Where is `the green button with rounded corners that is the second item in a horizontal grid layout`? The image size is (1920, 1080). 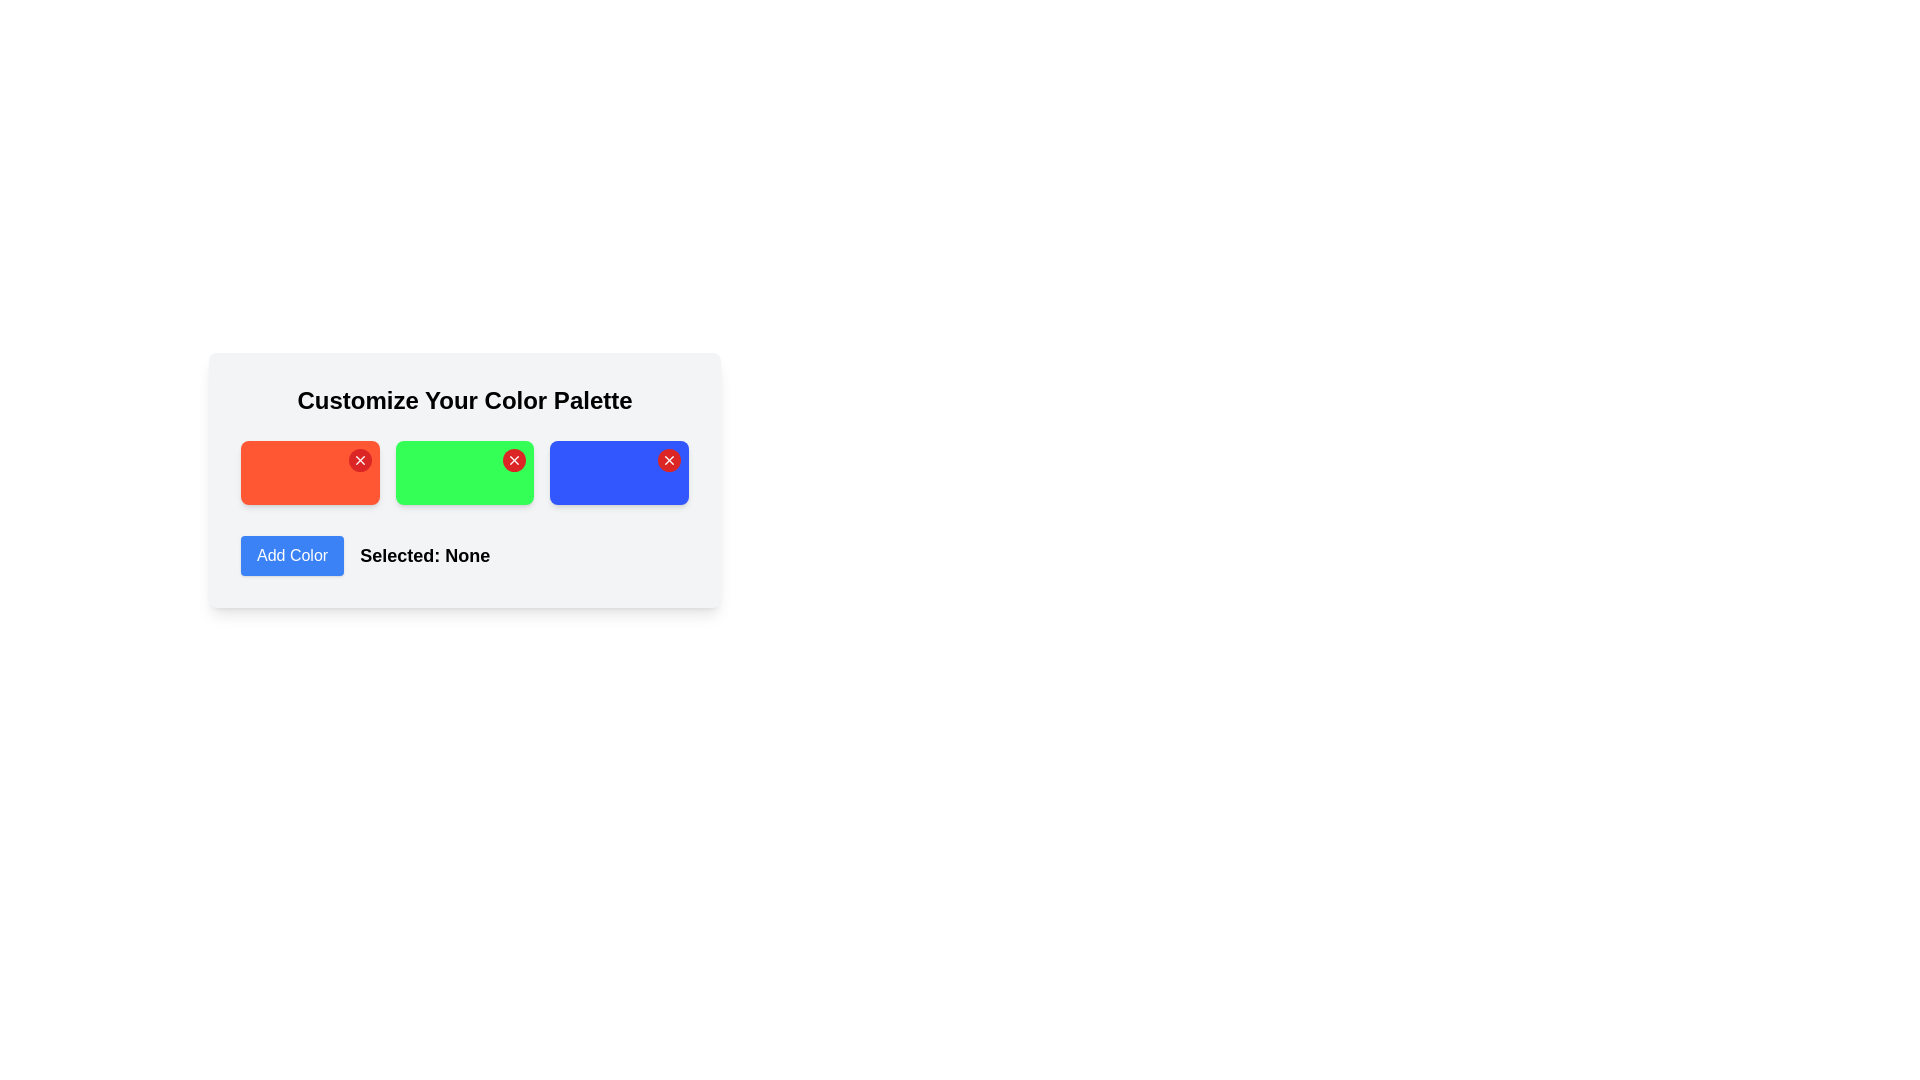
the green button with rounded corners that is the second item in a horizontal grid layout is located at coordinates (464, 476).